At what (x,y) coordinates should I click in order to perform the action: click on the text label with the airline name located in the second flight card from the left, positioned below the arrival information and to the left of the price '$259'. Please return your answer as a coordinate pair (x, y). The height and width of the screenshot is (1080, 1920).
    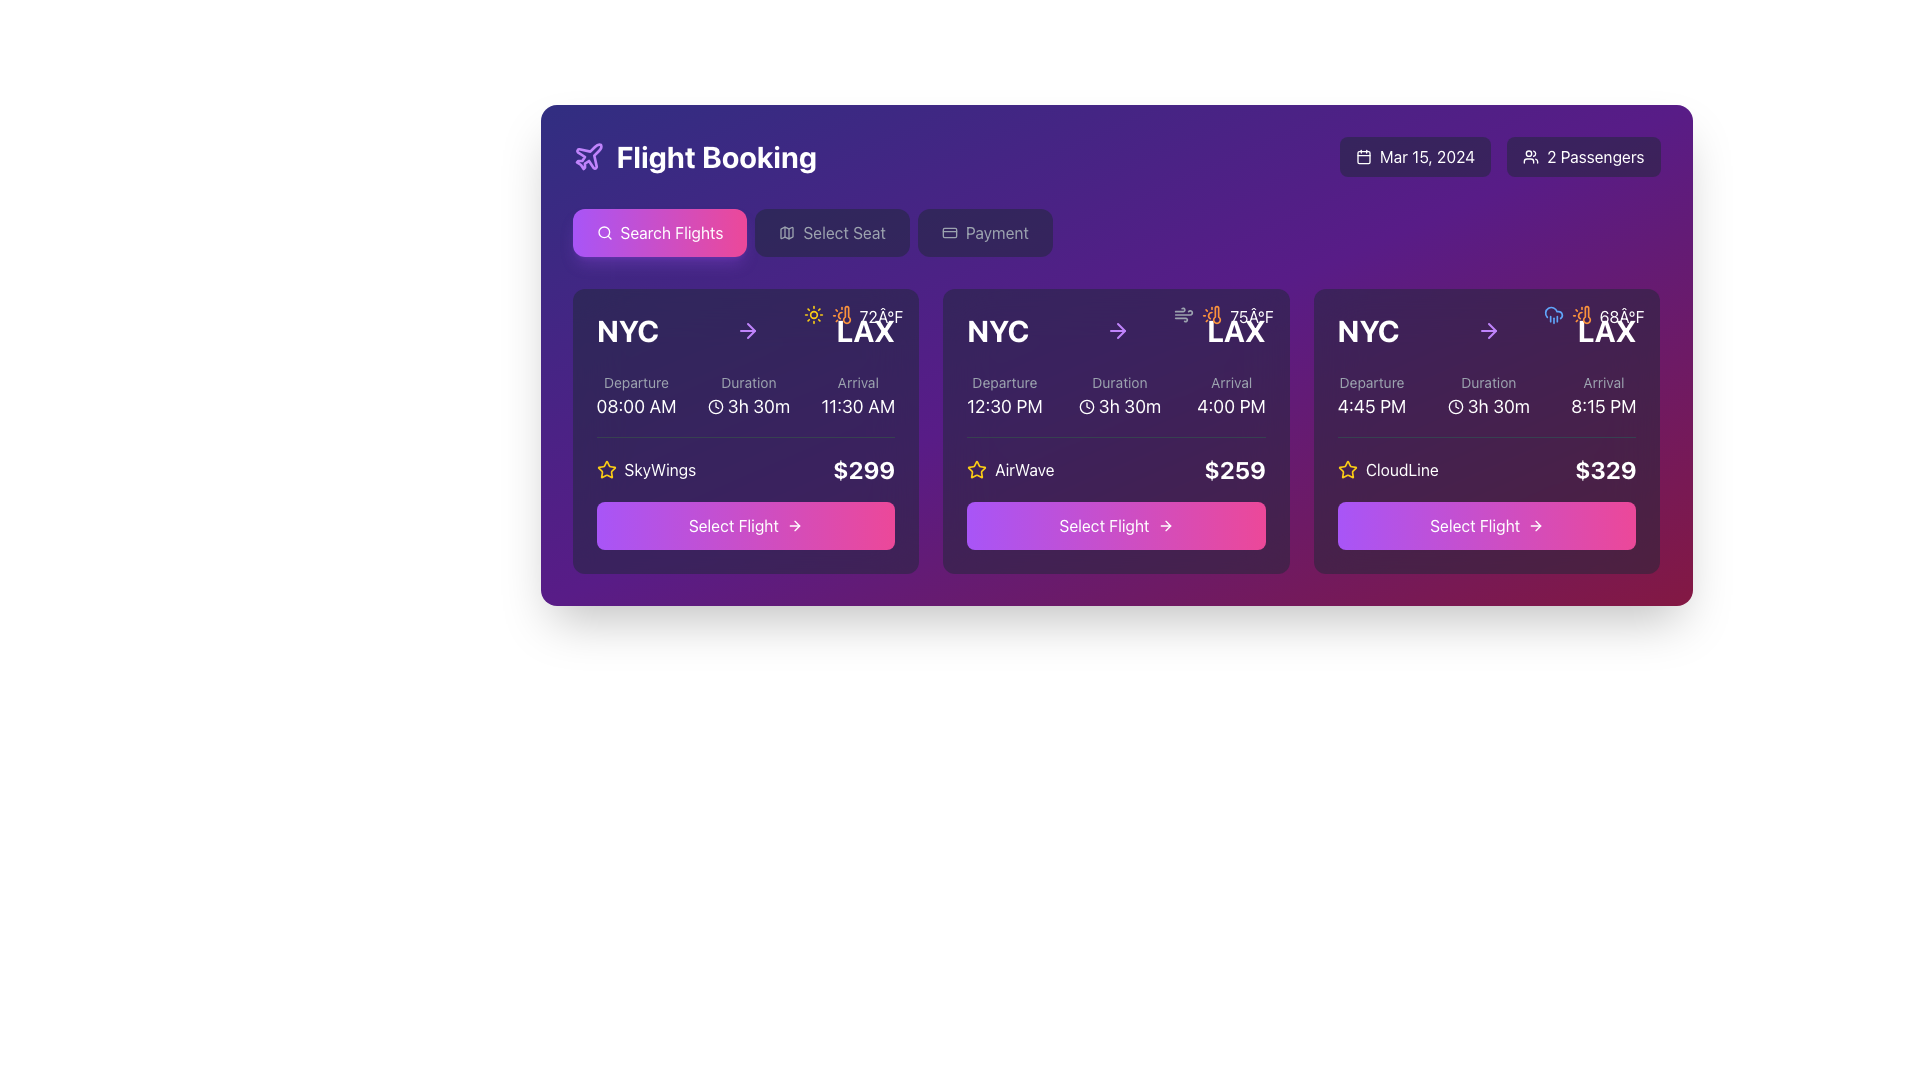
    Looking at the image, I should click on (1010, 470).